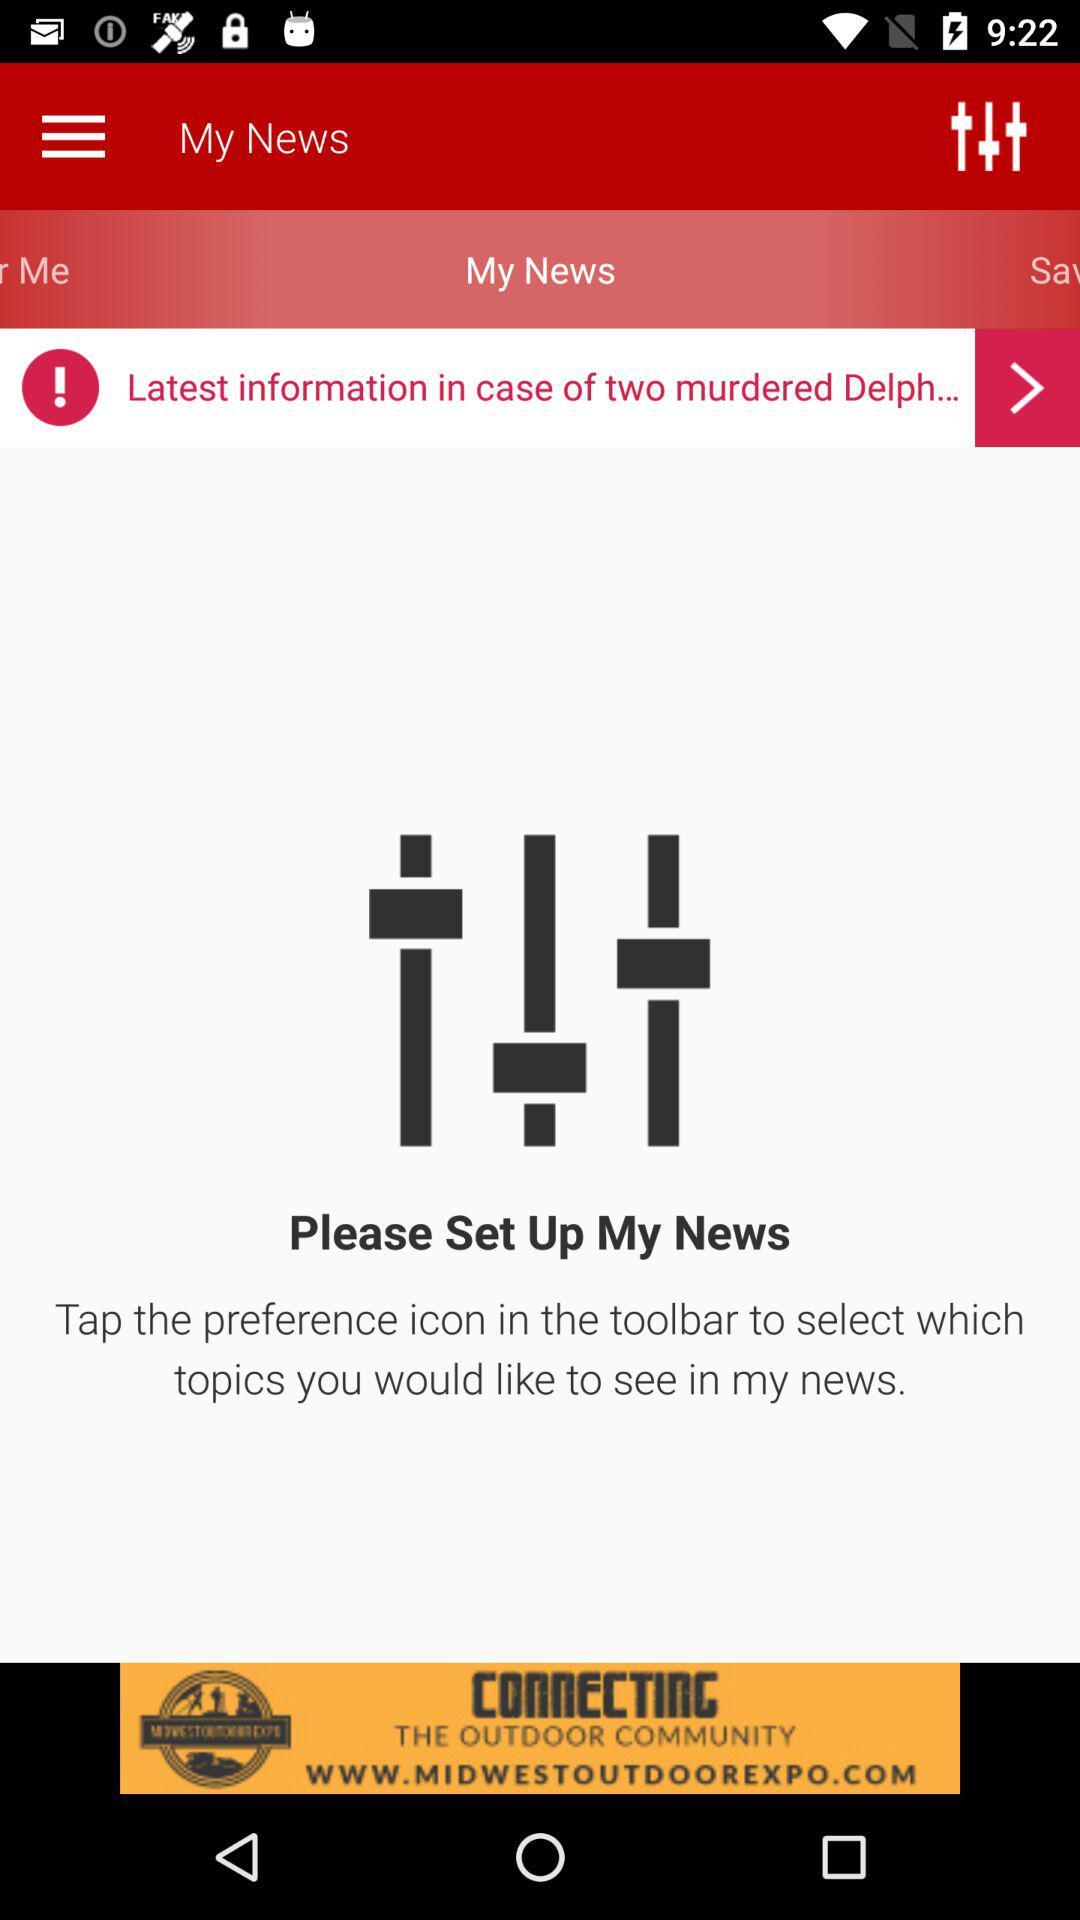 The image size is (1080, 1920). What do you see at coordinates (72, 135) in the screenshot?
I see `open menu` at bounding box center [72, 135].